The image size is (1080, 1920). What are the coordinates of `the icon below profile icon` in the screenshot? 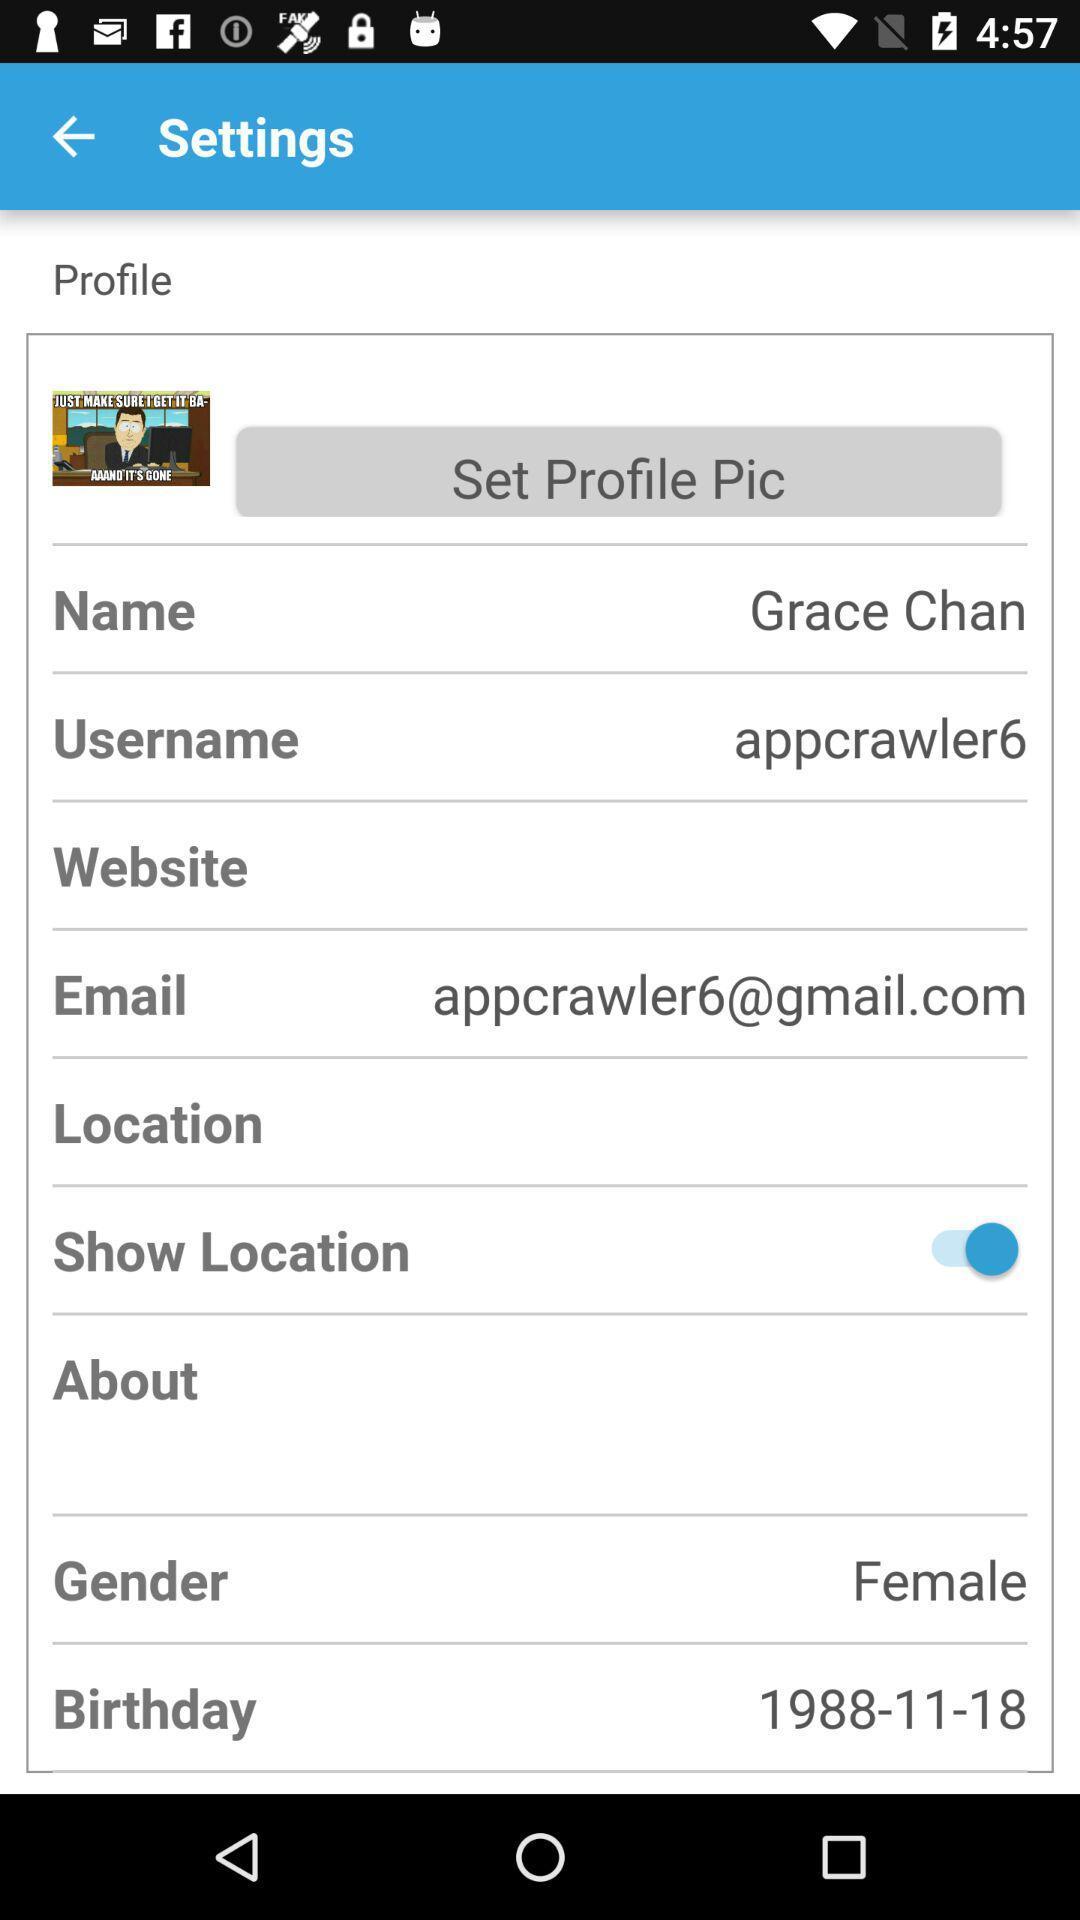 It's located at (617, 471).